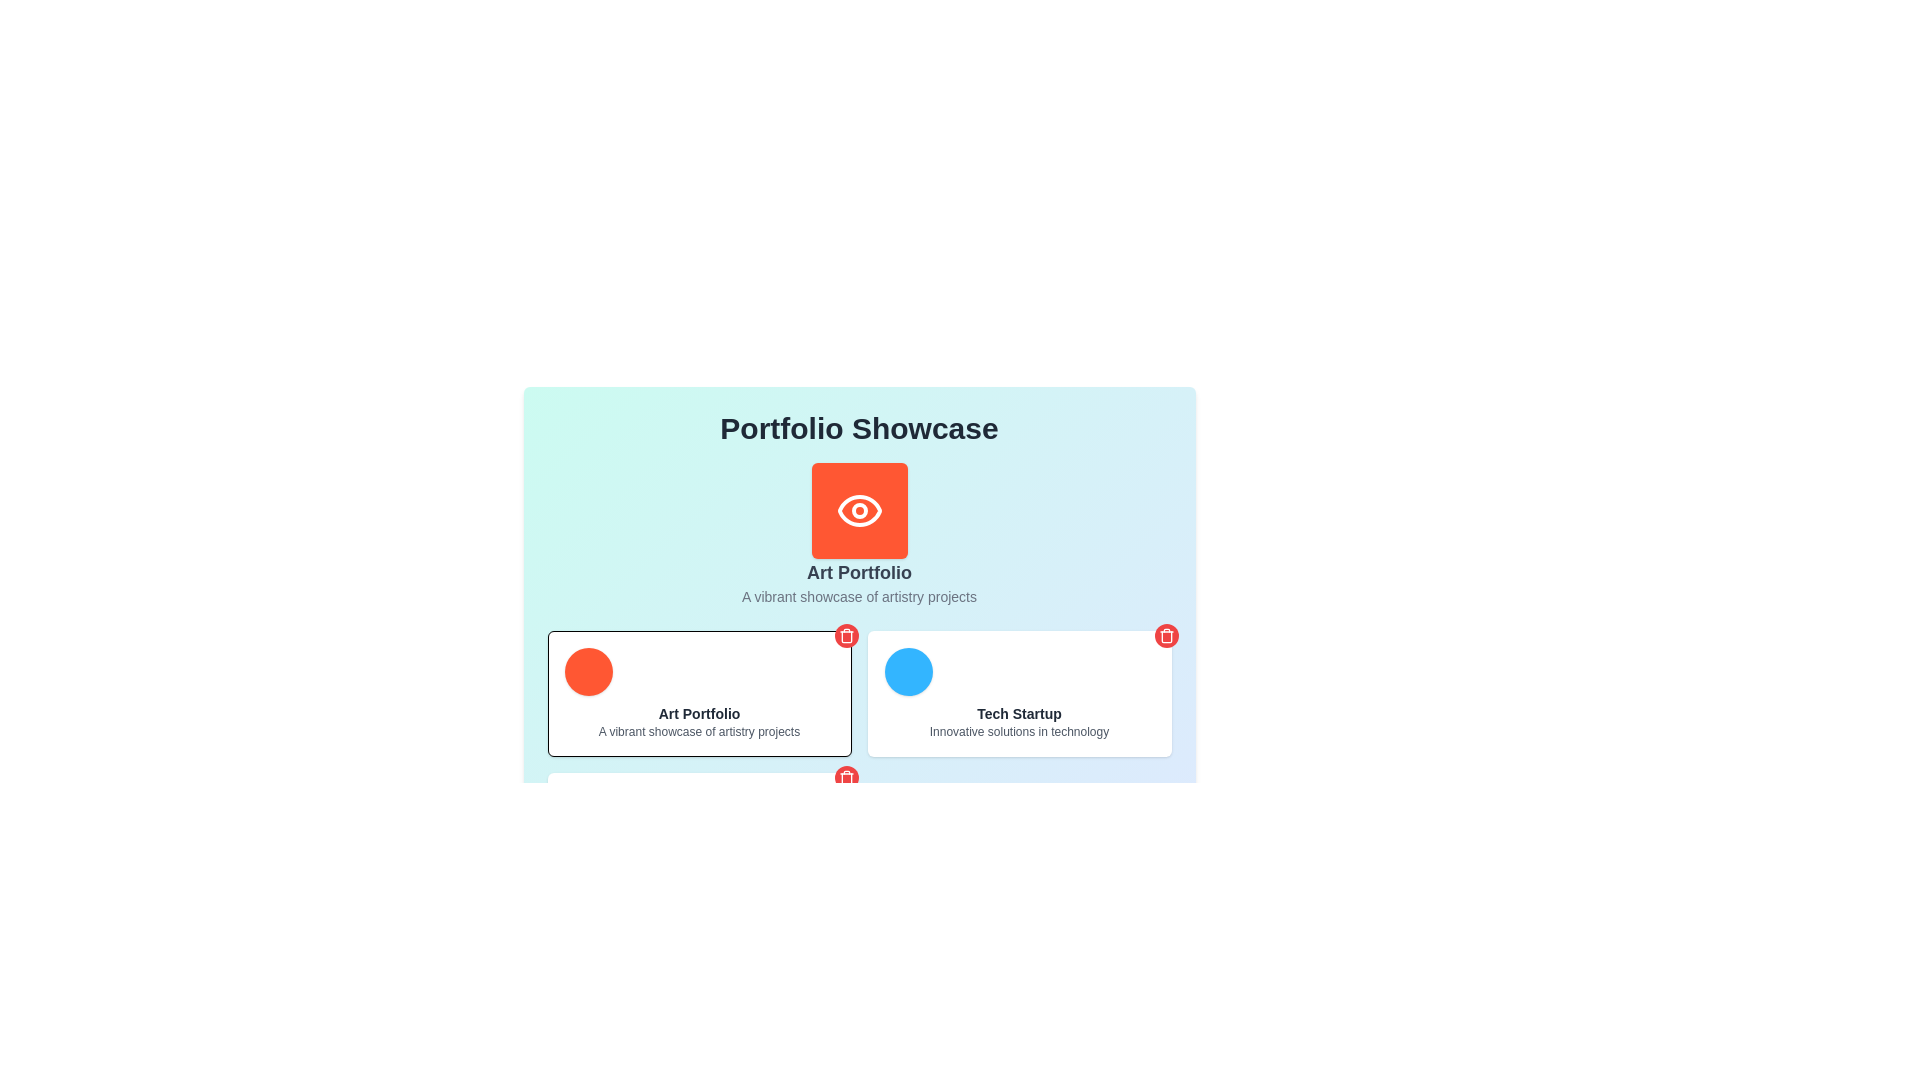 The height and width of the screenshot is (1080, 1920). Describe the element at coordinates (1019, 712) in the screenshot. I see `the Text label displaying 'Tech Startup', which serves as the main title for the card and is located above the description text 'Innovative solutions in technology'` at that location.